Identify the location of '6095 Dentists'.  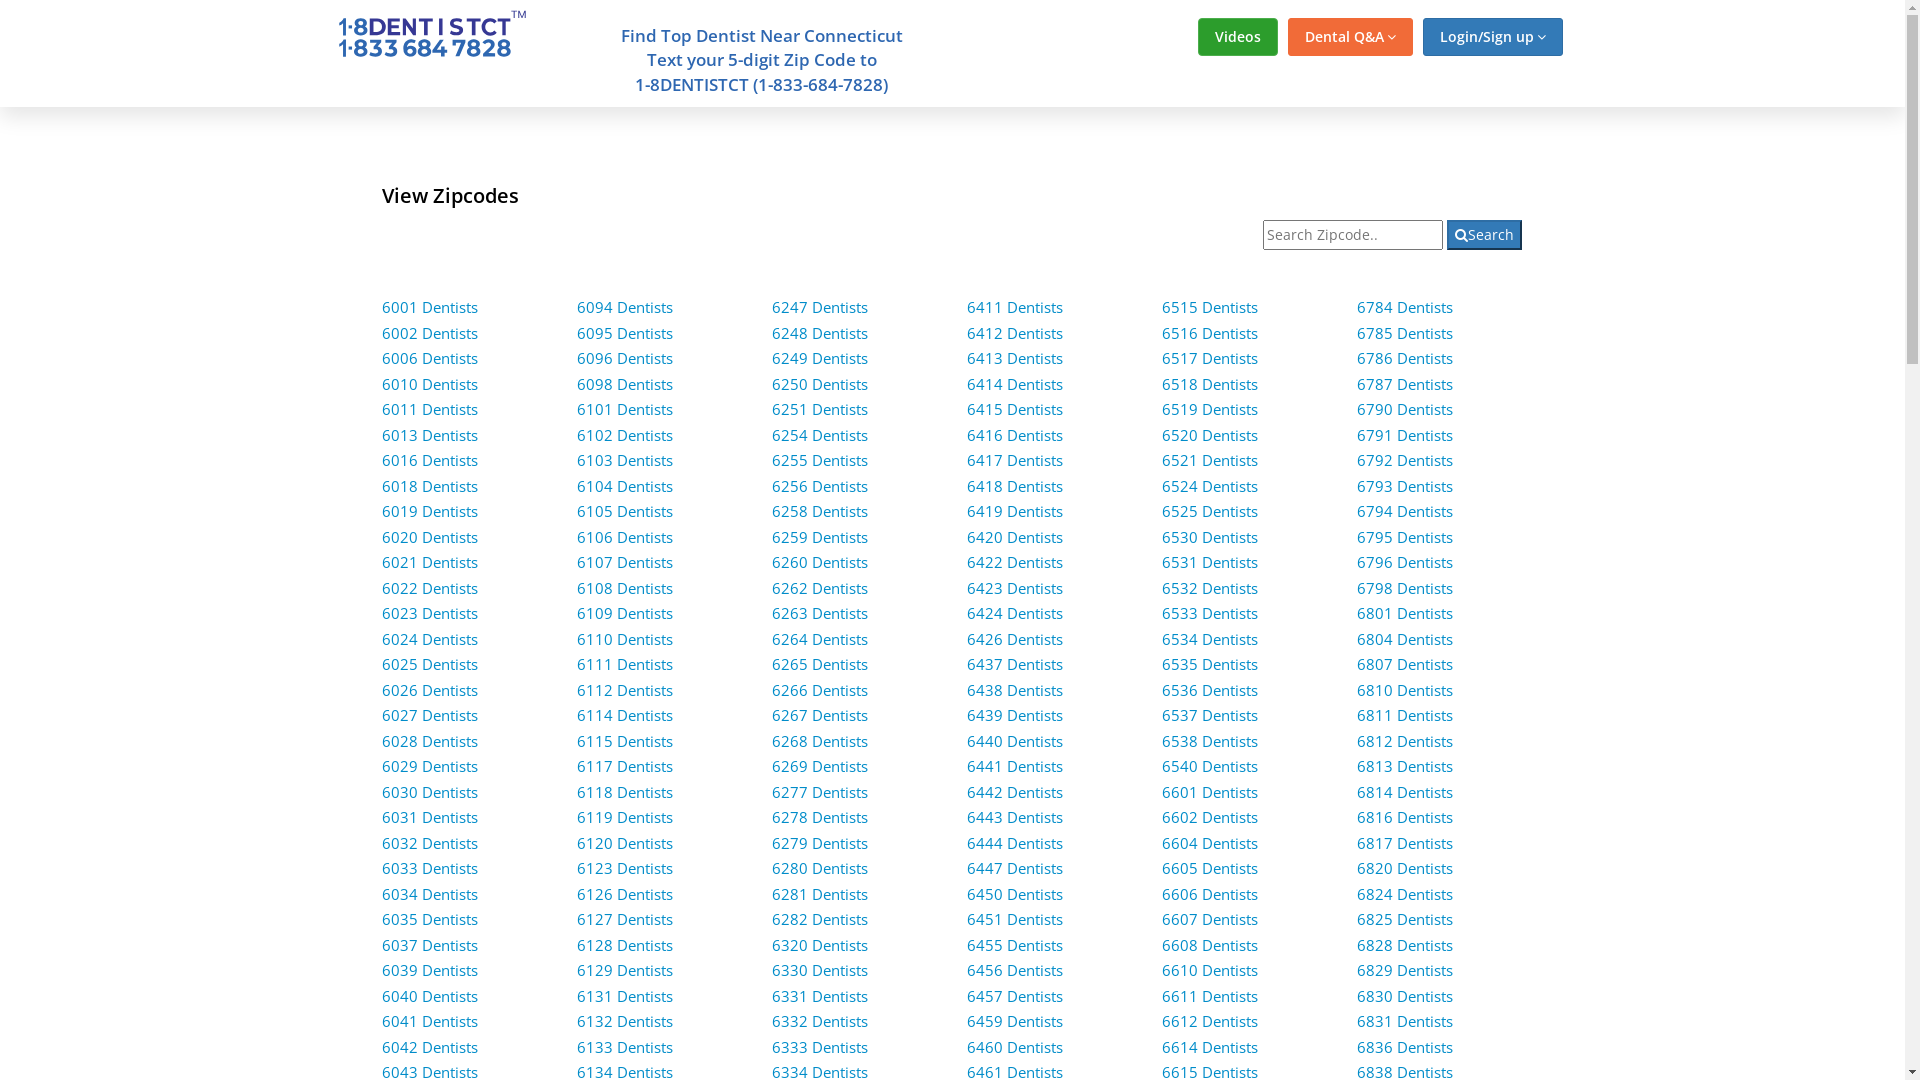
(623, 331).